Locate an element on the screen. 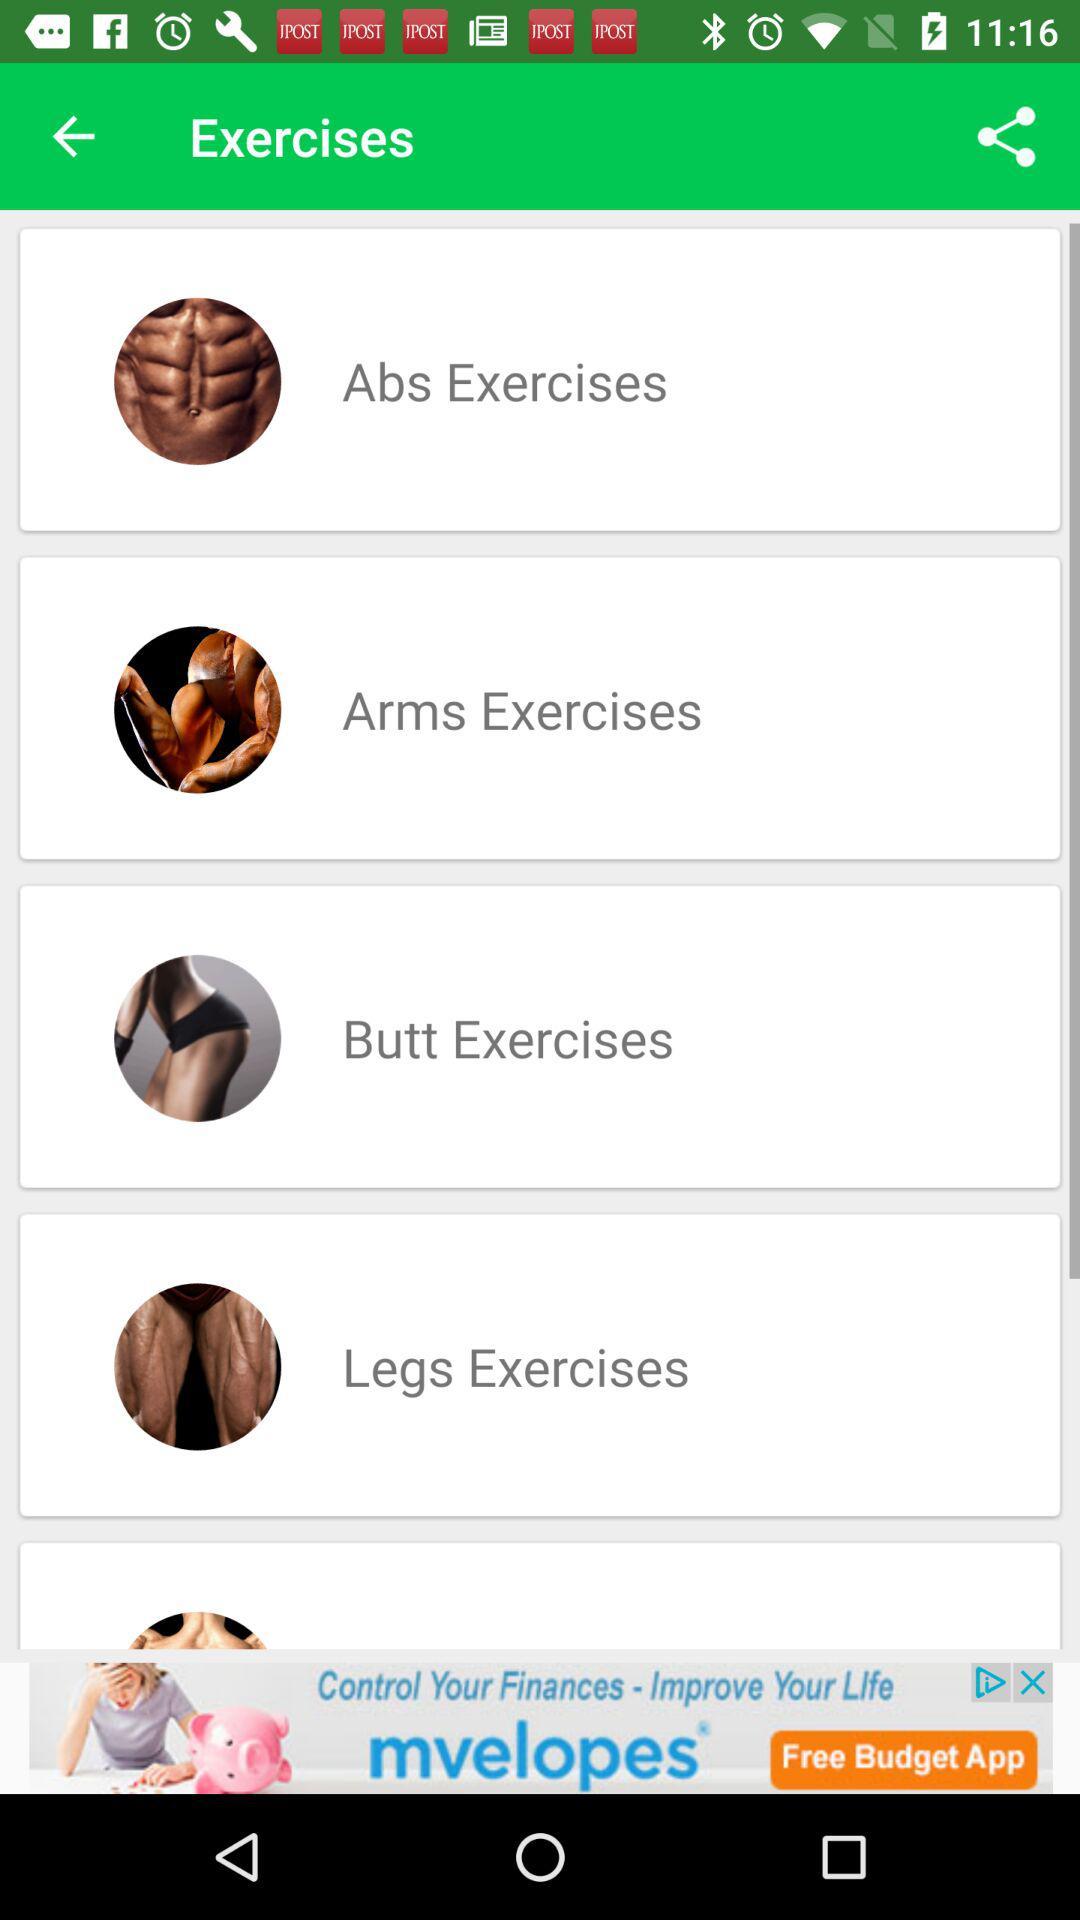  the advertisement is located at coordinates (540, 1727).